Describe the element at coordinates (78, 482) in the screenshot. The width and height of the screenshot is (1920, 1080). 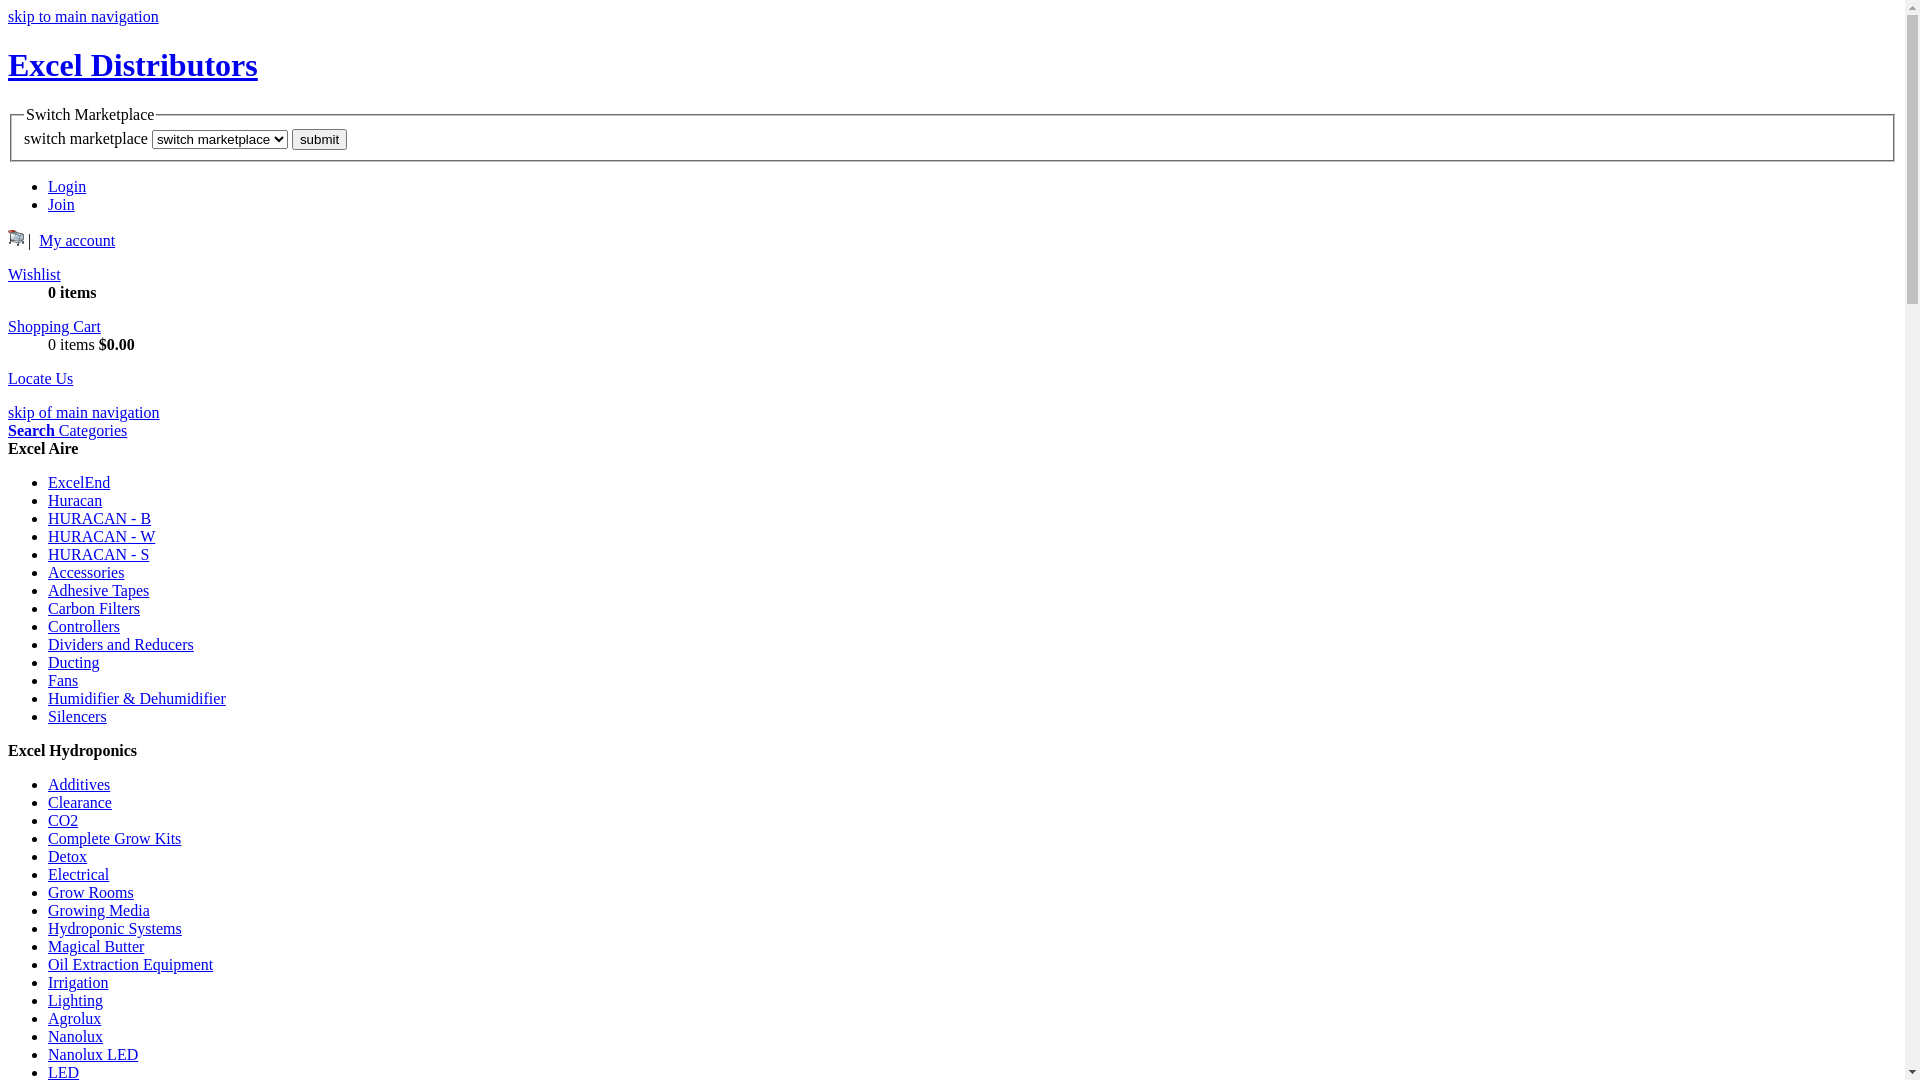
I see `'ExcelEnd'` at that location.